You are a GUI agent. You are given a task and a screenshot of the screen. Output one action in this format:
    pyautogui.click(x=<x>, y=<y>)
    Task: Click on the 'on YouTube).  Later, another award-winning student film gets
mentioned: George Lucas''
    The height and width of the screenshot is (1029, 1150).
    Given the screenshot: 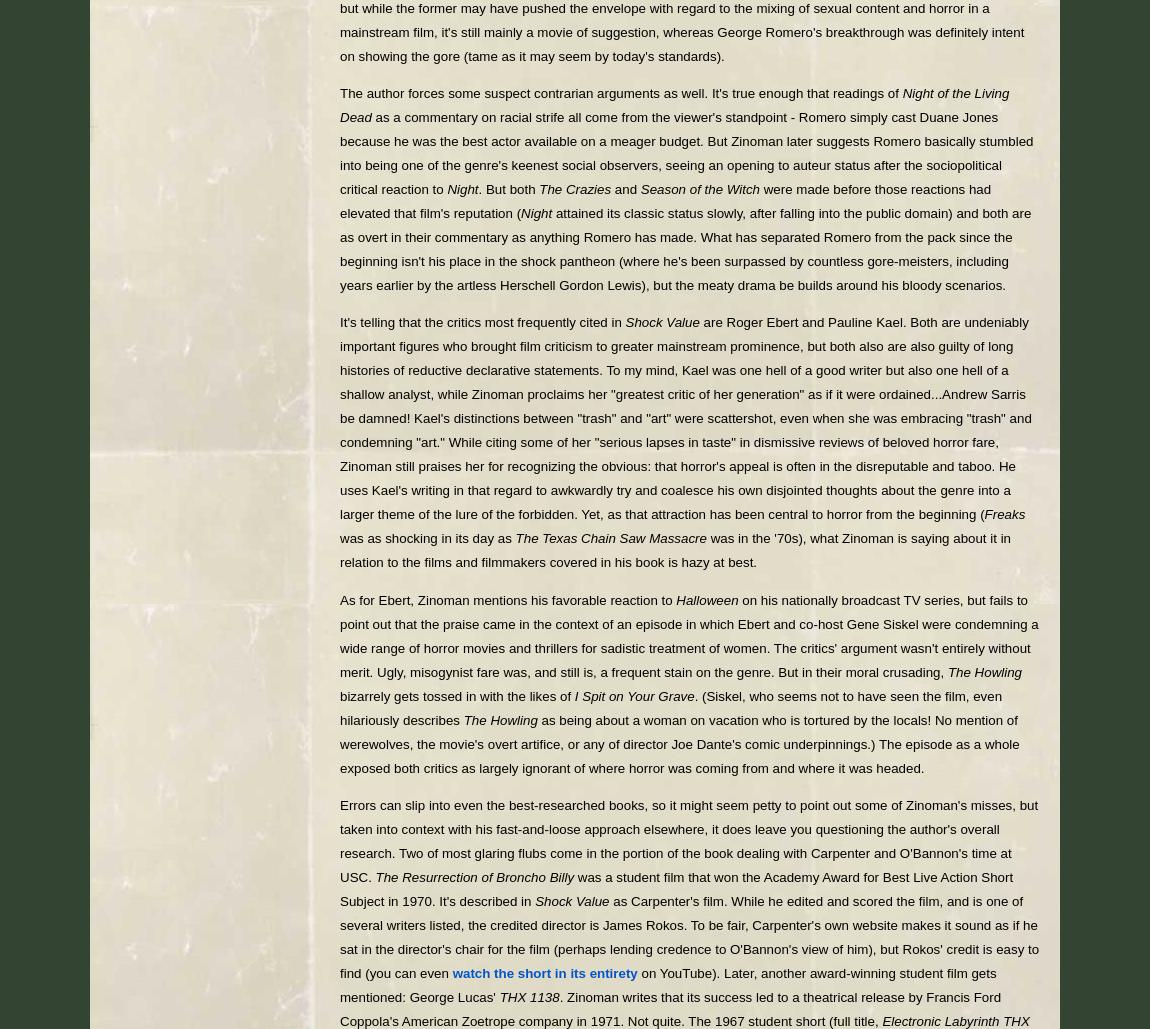 What is the action you would take?
    pyautogui.click(x=667, y=984)
    